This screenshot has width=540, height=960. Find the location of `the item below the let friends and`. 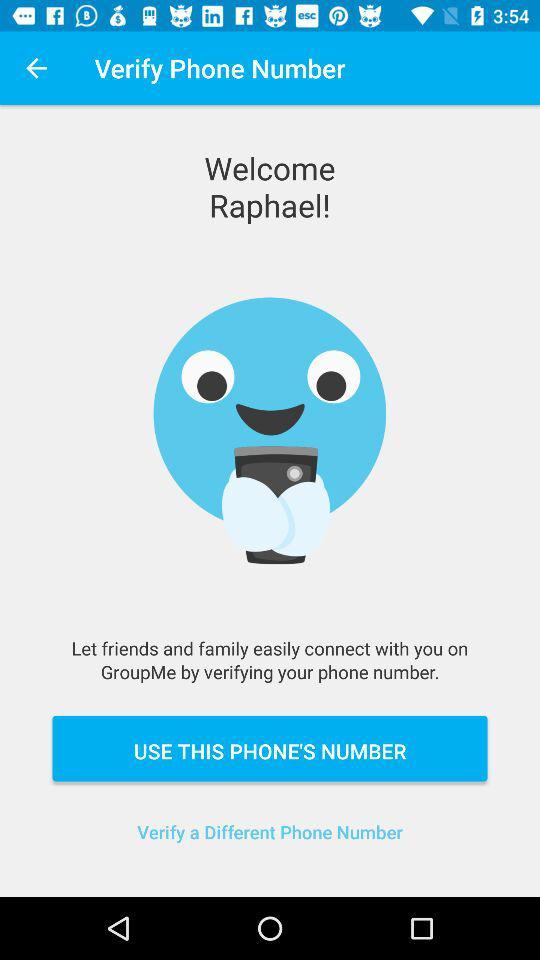

the item below the let friends and is located at coordinates (270, 747).